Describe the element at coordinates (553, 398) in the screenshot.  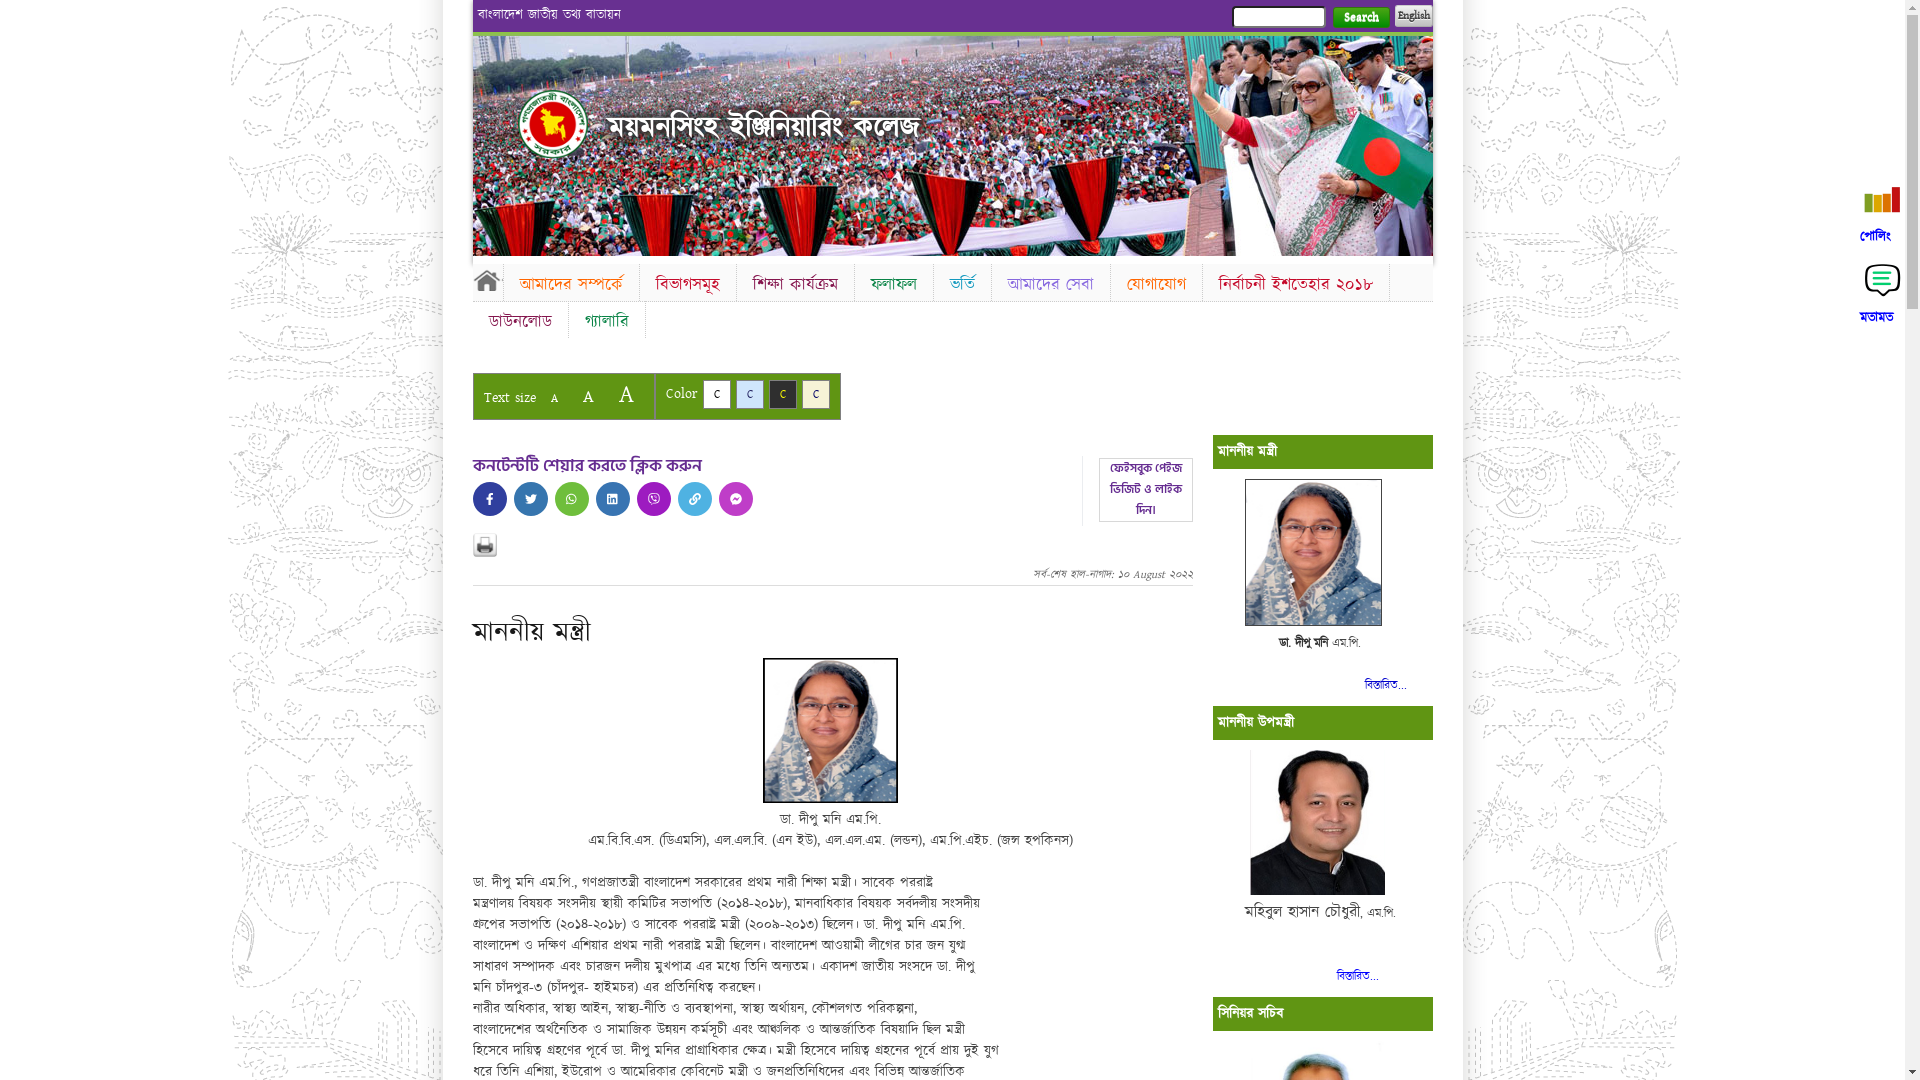
I see `'A'` at that location.